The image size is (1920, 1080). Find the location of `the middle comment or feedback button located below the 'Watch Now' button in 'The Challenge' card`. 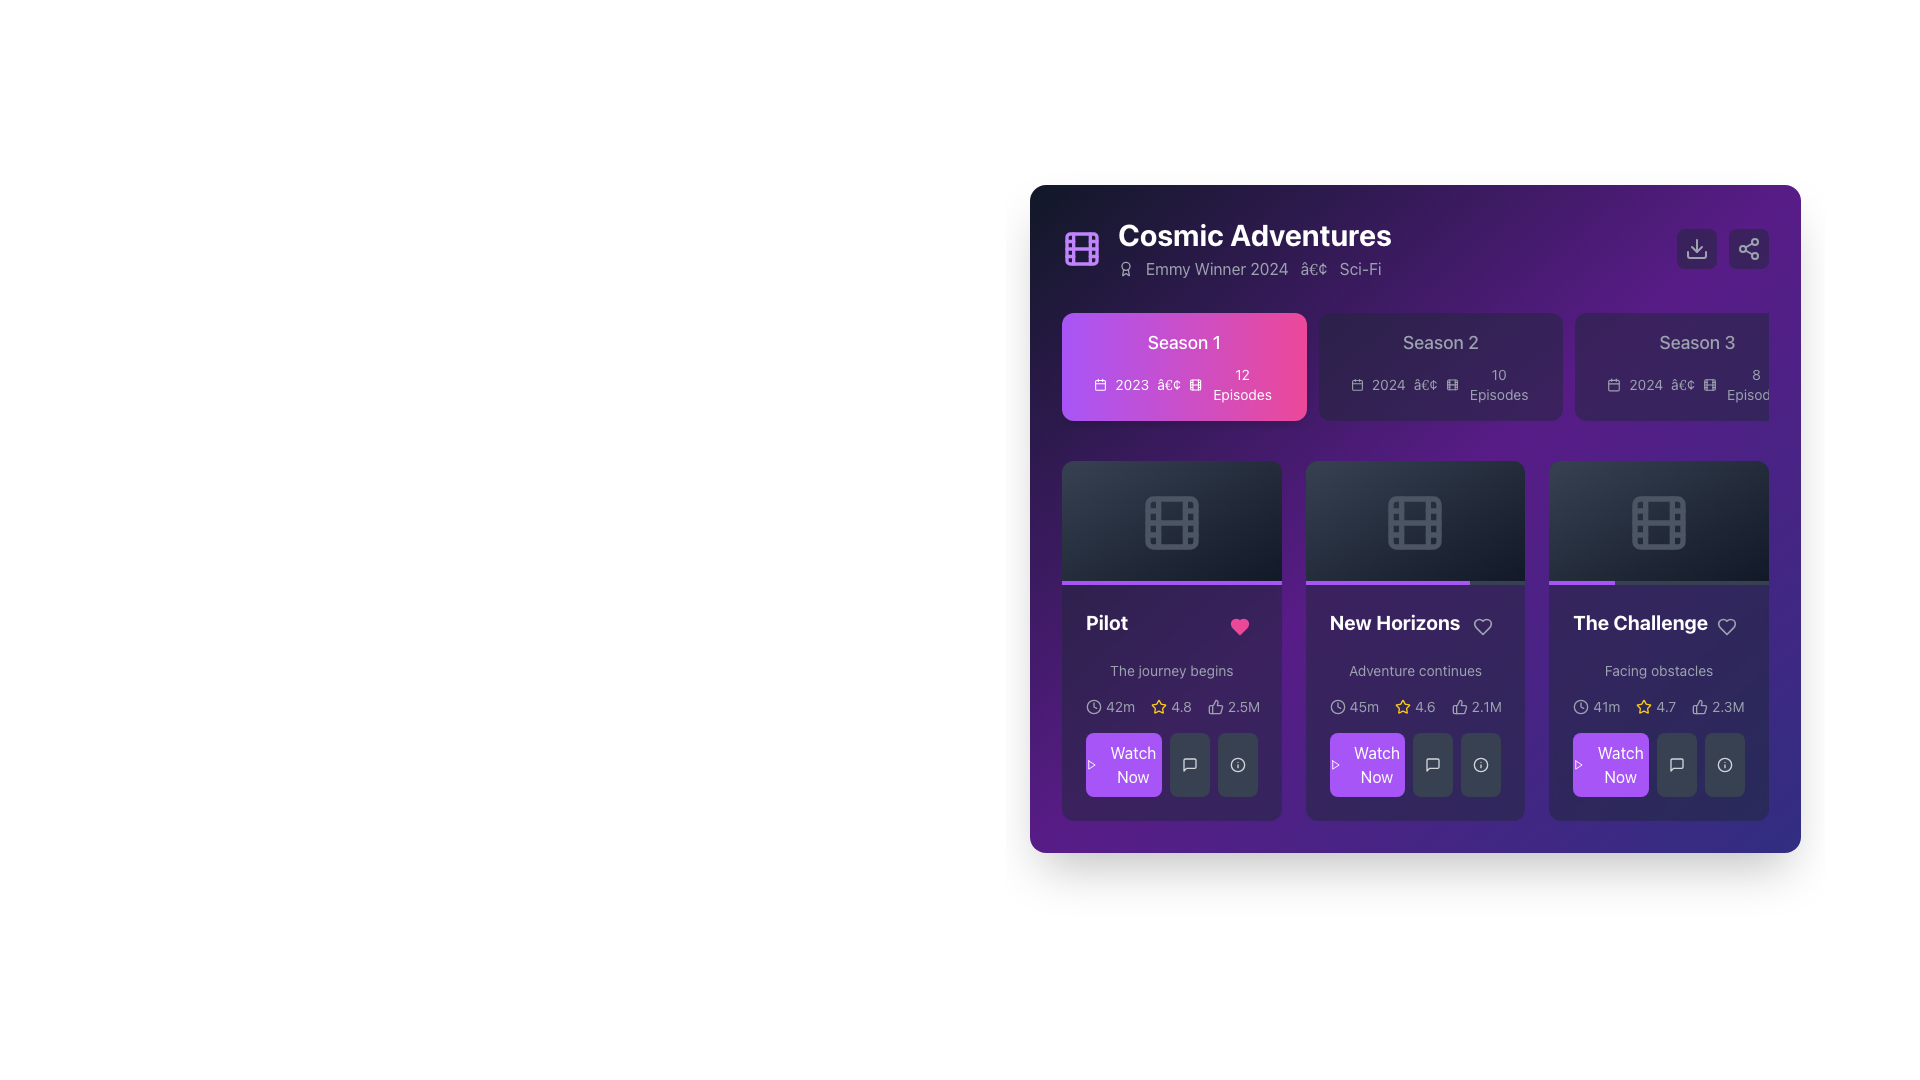

the middle comment or feedback button located below the 'Watch Now' button in 'The Challenge' card is located at coordinates (1676, 763).